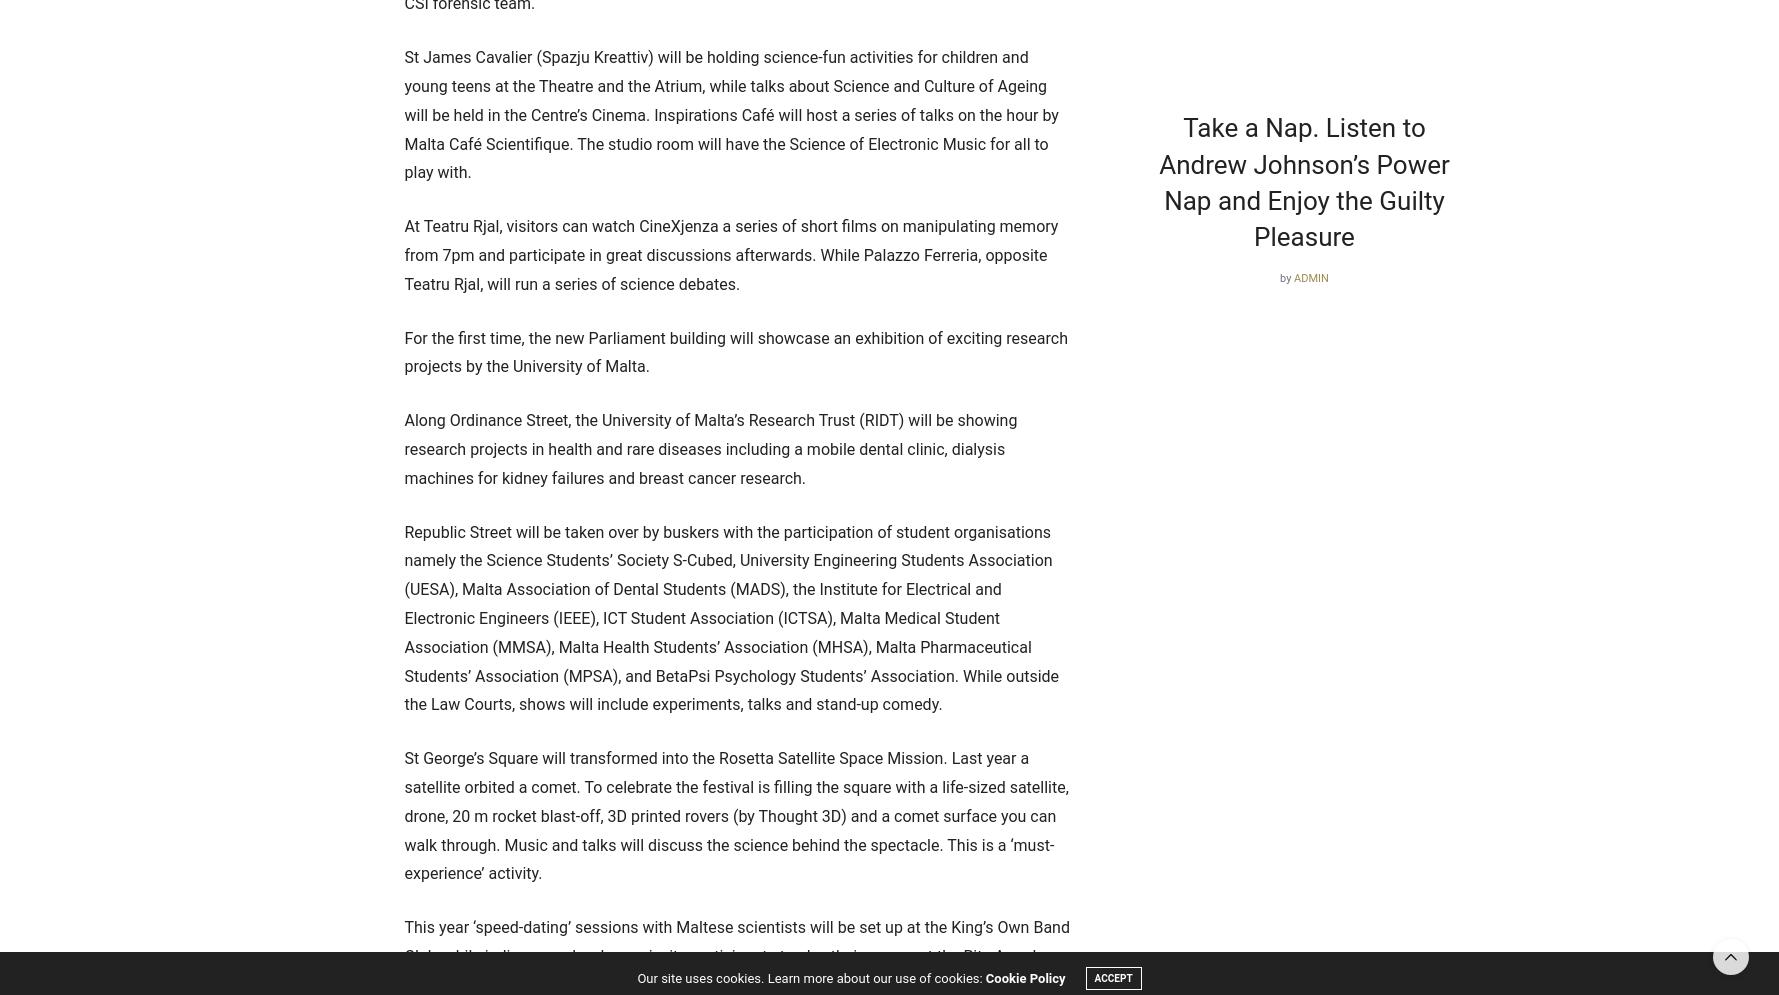 This screenshot has height=995, width=1779. I want to click on 'Our site uses cookies. Learn more about our use of cookies:', so click(810, 977).